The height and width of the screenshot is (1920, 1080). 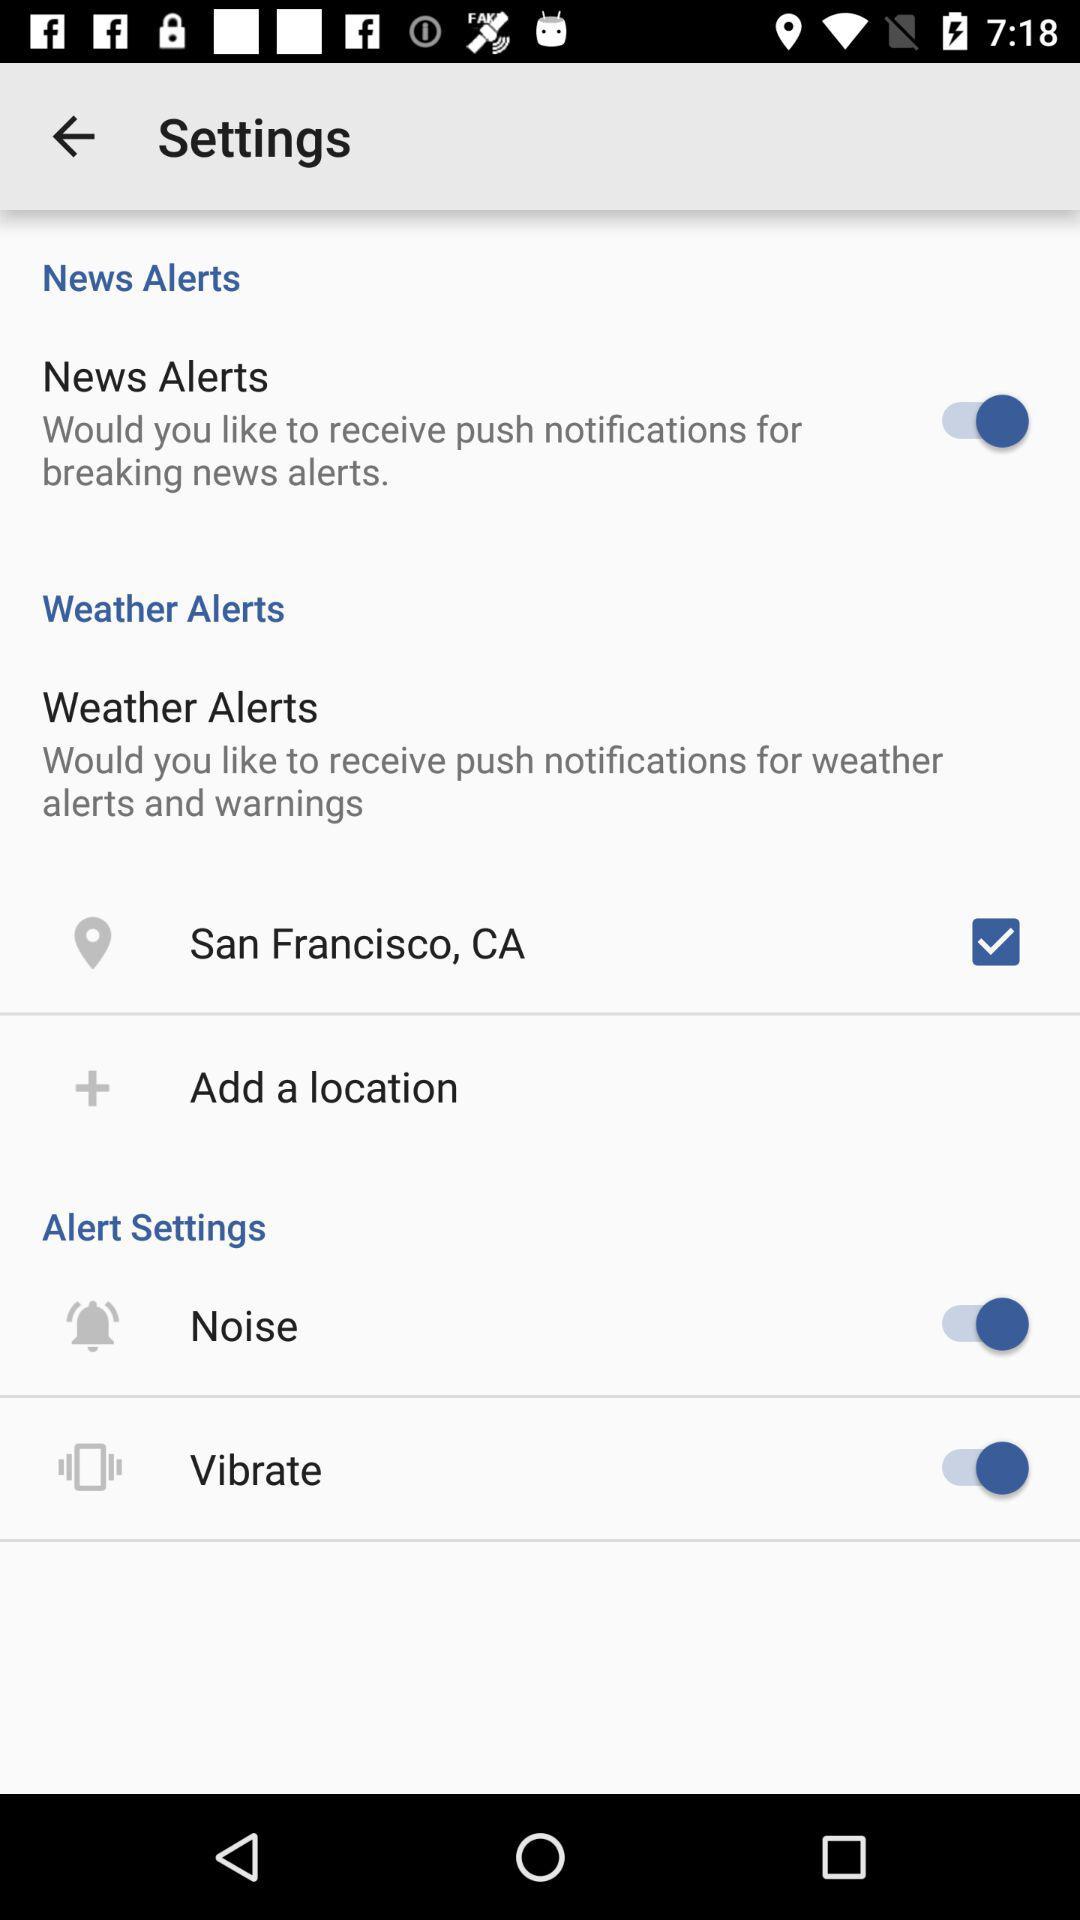 What do you see at coordinates (72, 135) in the screenshot?
I see `the icon above news alerts item` at bounding box center [72, 135].